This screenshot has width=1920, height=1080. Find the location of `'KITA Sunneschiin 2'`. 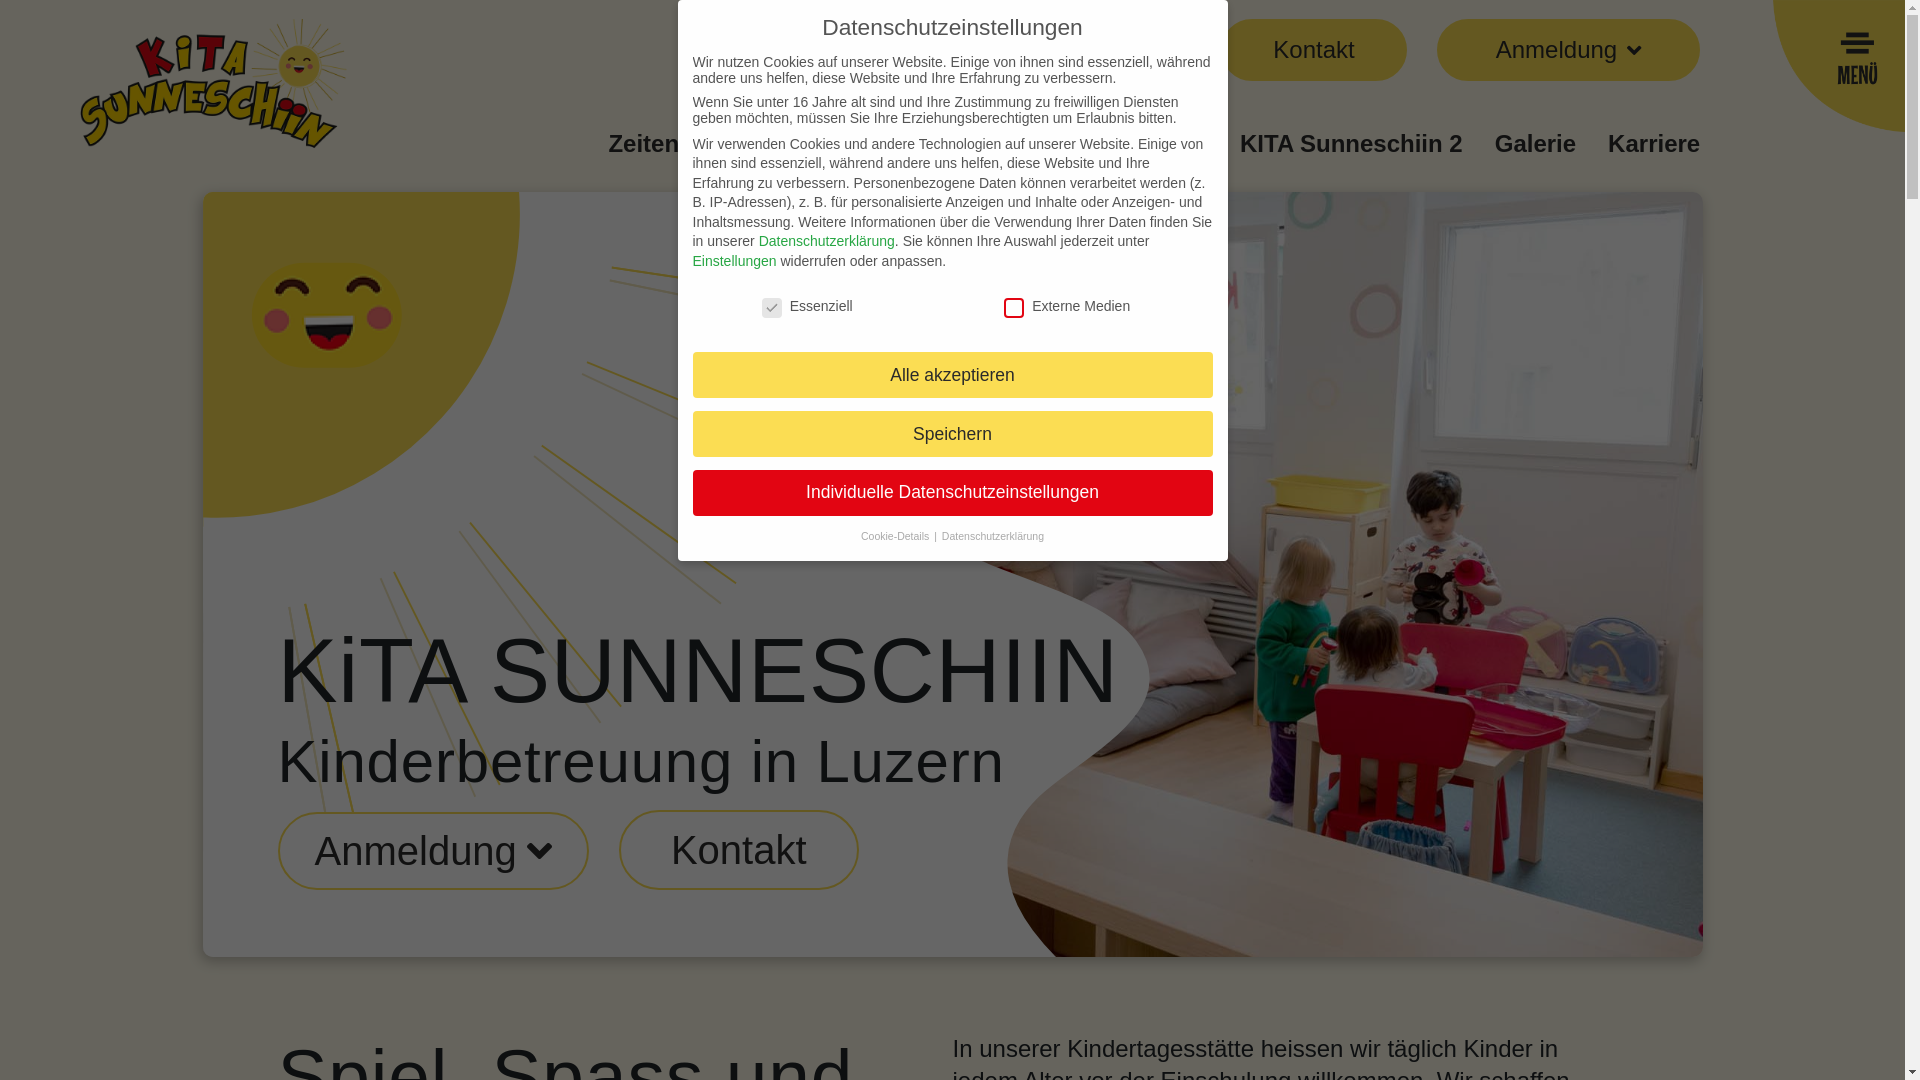

'KITA Sunneschiin 2' is located at coordinates (1351, 142).